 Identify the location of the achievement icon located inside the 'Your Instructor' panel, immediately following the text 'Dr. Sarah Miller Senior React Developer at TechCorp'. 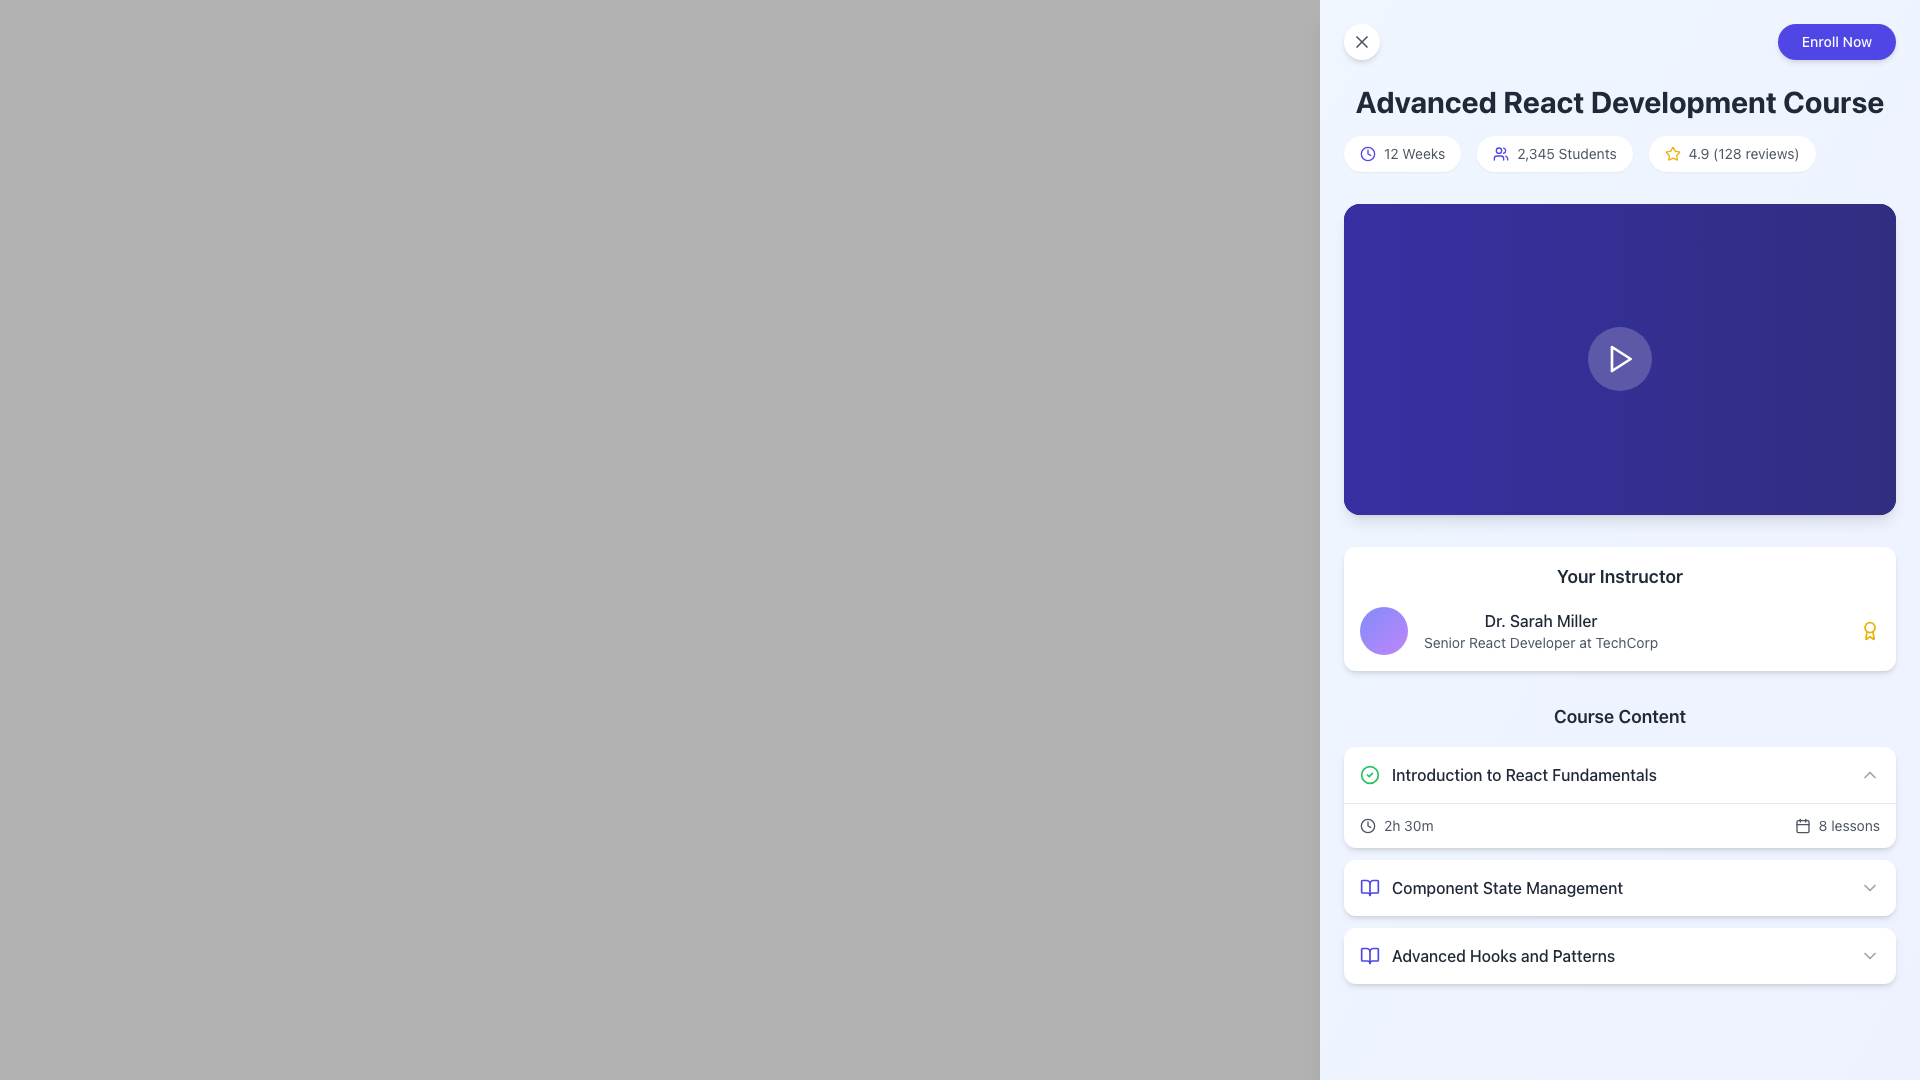
(1869, 630).